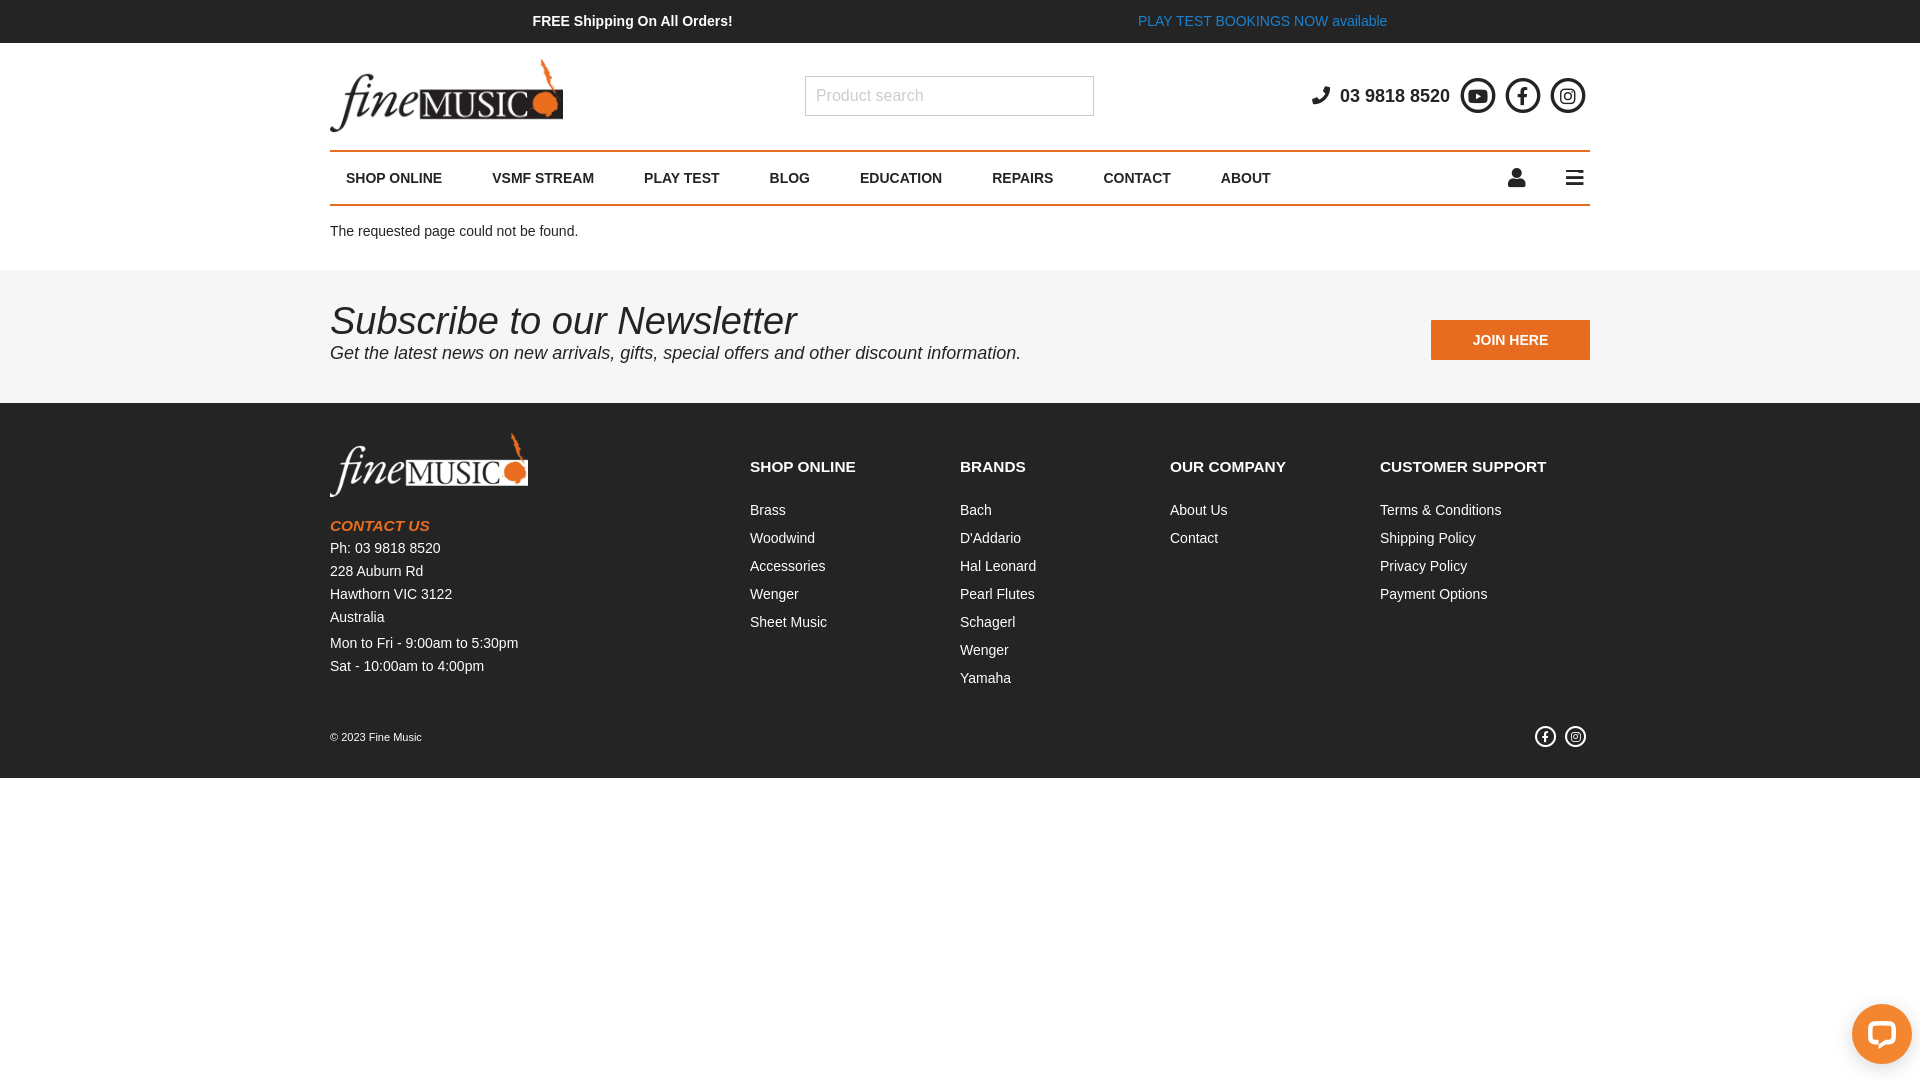  What do you see at coordinates (632, 20) in the screenshot?
I see `'FREE Shipping On All Orders!'` at bounding box center [632, 20].